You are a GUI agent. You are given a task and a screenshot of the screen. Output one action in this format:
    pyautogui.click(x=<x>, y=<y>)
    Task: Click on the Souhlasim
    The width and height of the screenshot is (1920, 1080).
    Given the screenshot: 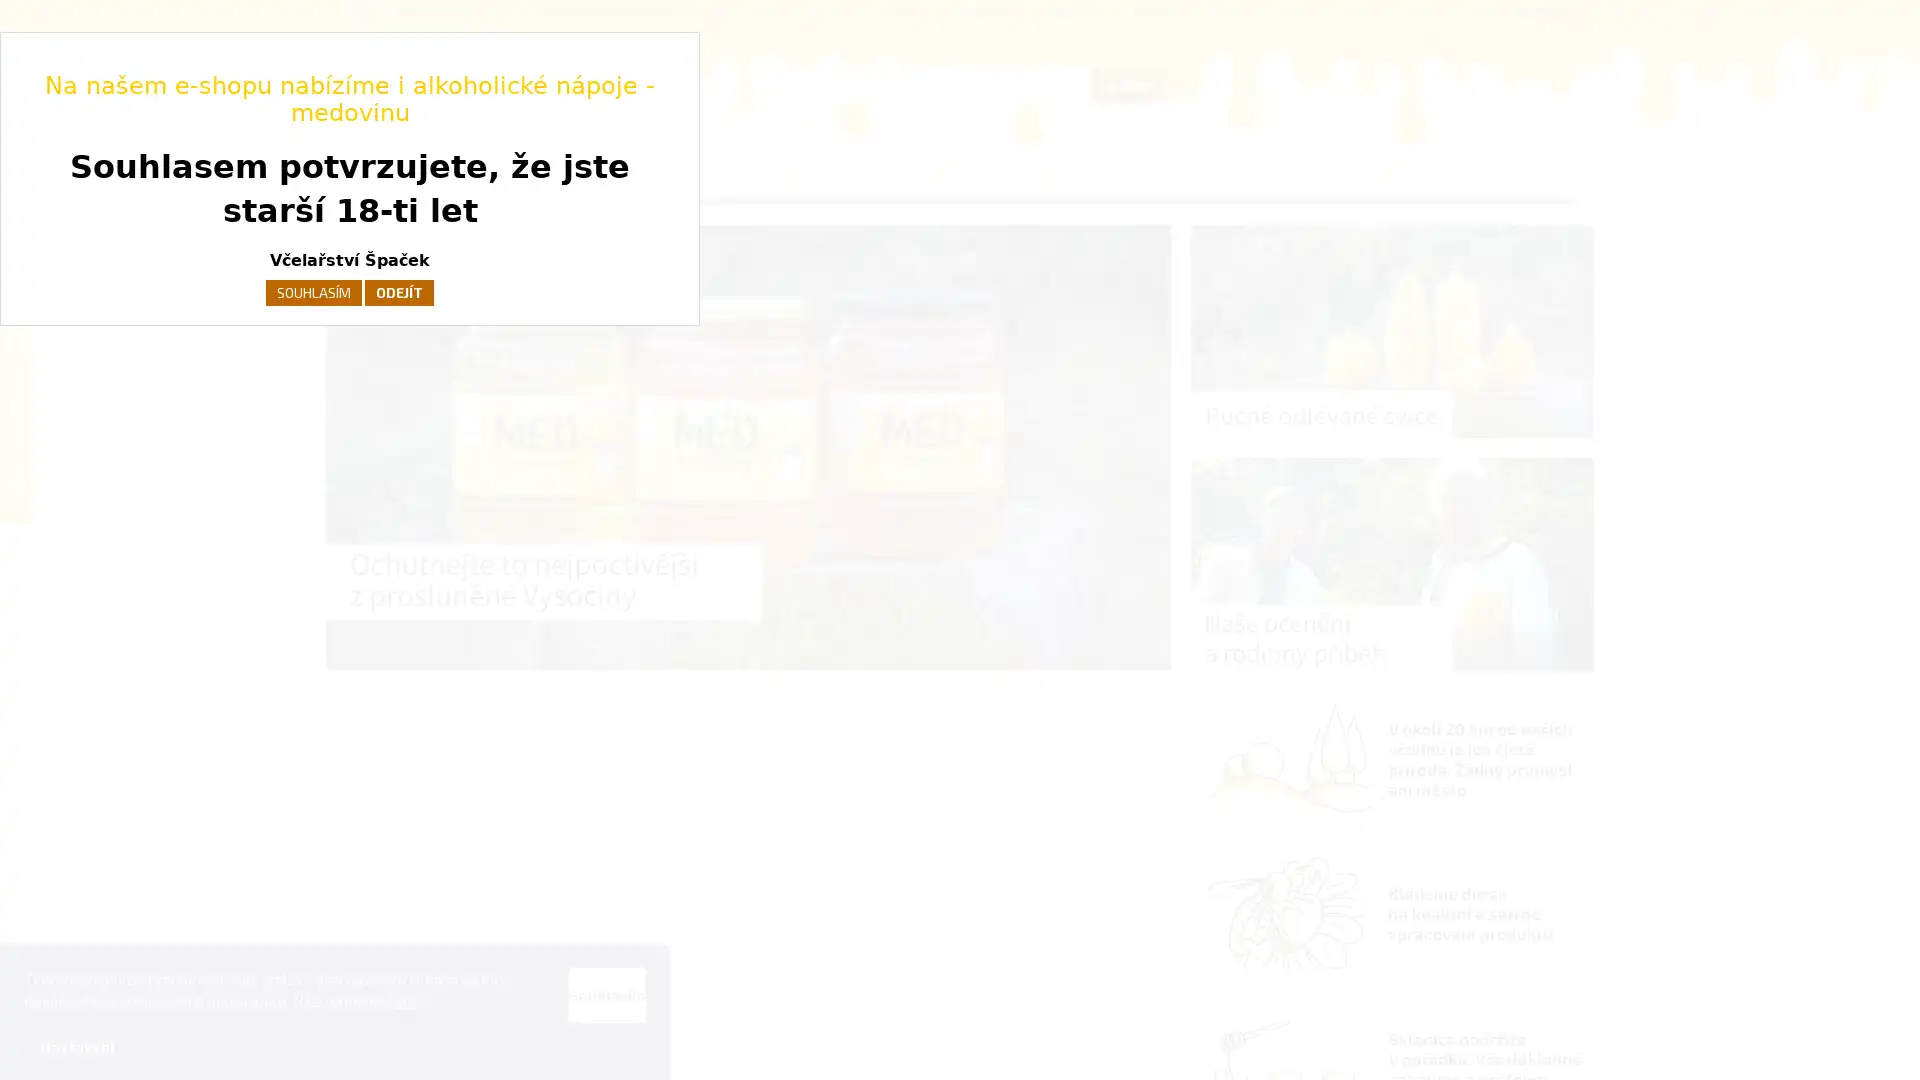 What is the action you would take?
    pyautogui.click(x=1206, y=995)
    